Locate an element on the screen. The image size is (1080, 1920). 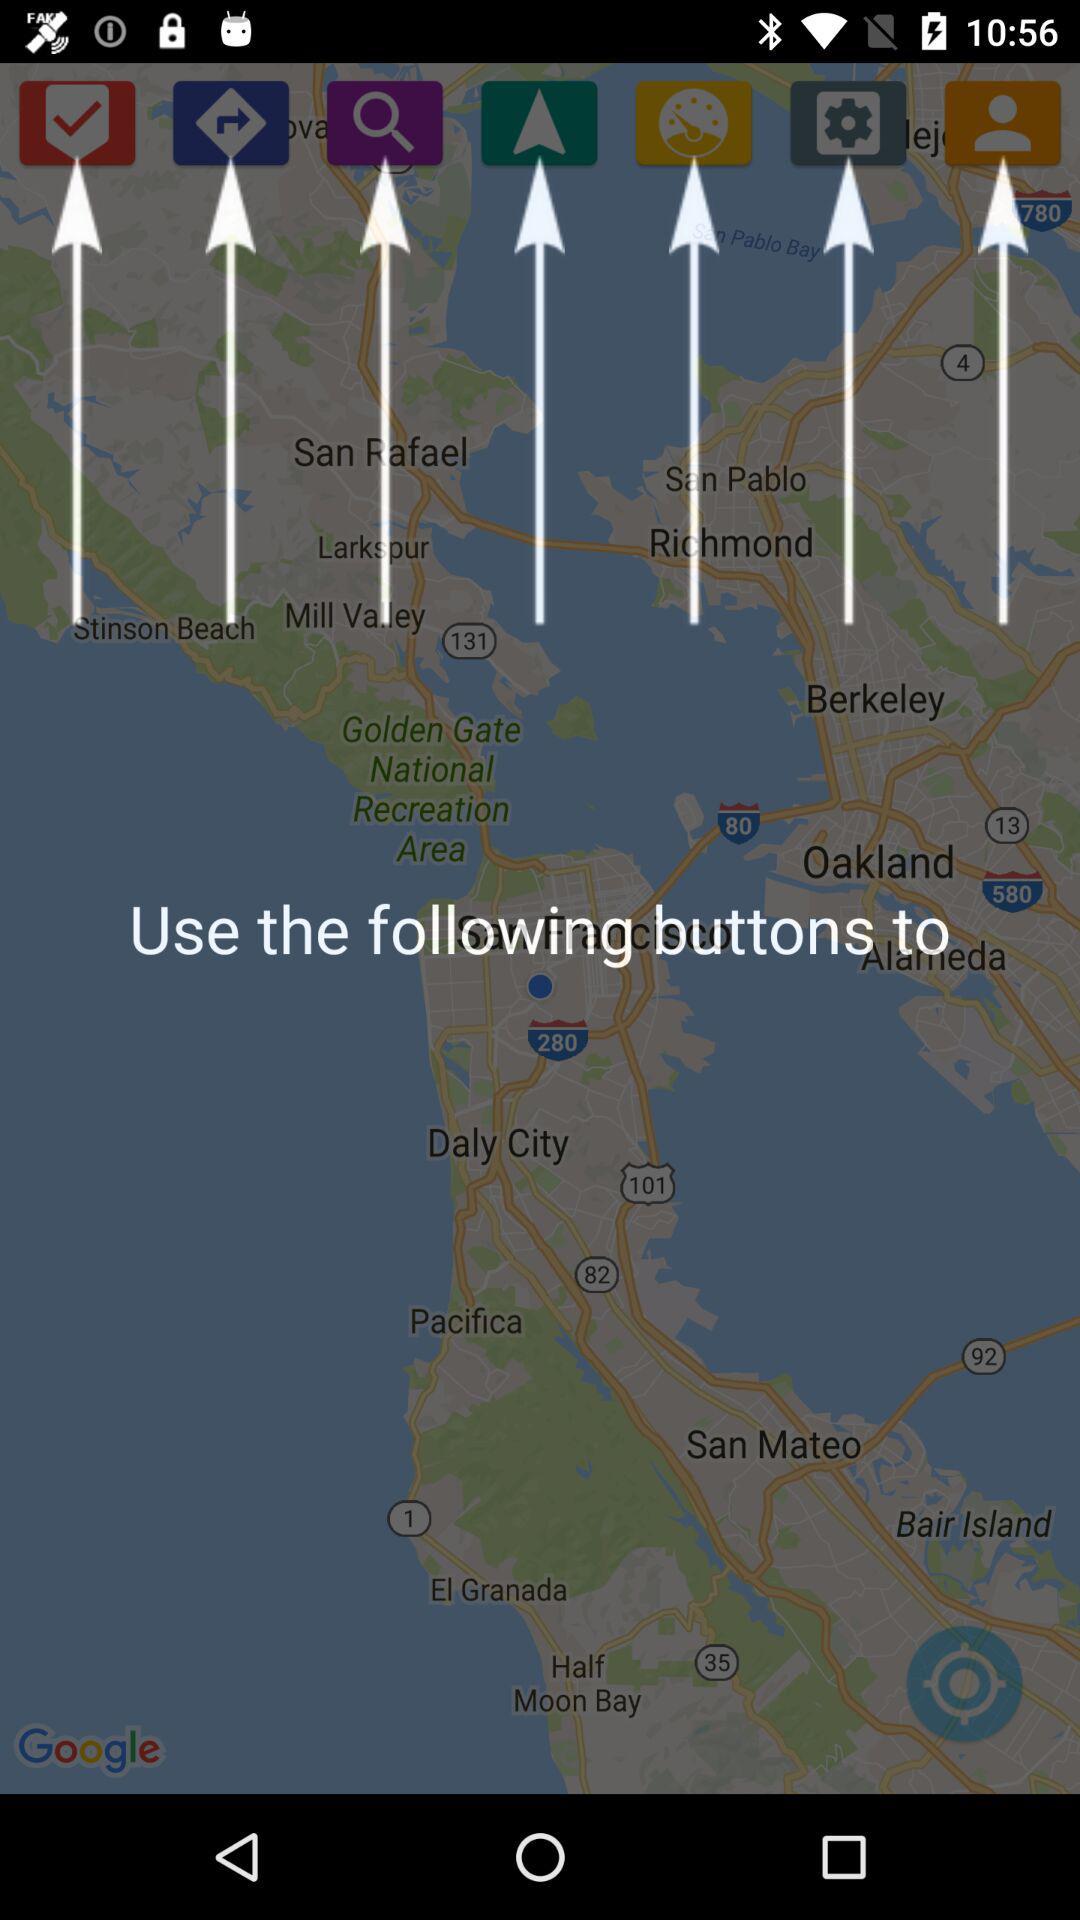
the icon above use the following is located at coordinates (848, 121).